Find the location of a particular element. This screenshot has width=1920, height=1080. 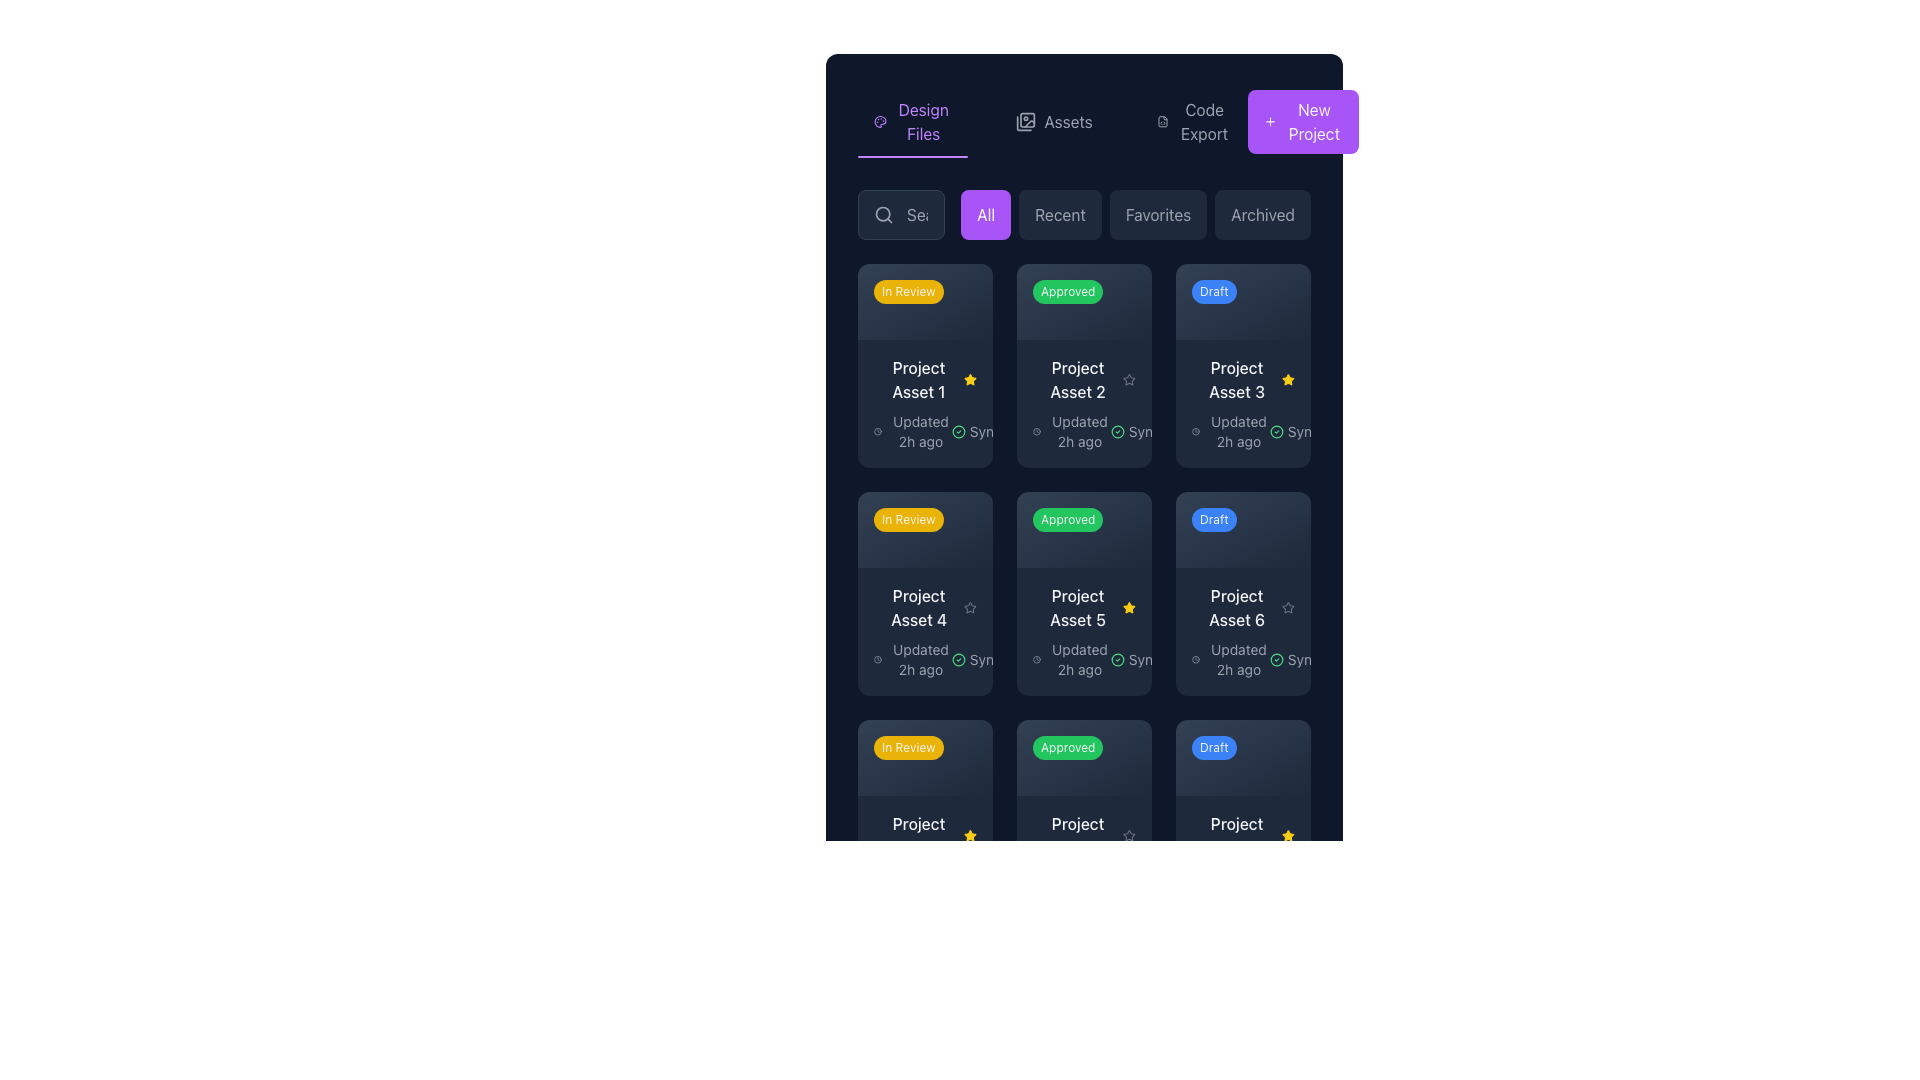

on the text label located in the third card of the second row, which serves as a title or identifier for the associated project is located at coordinates (1236, 379).